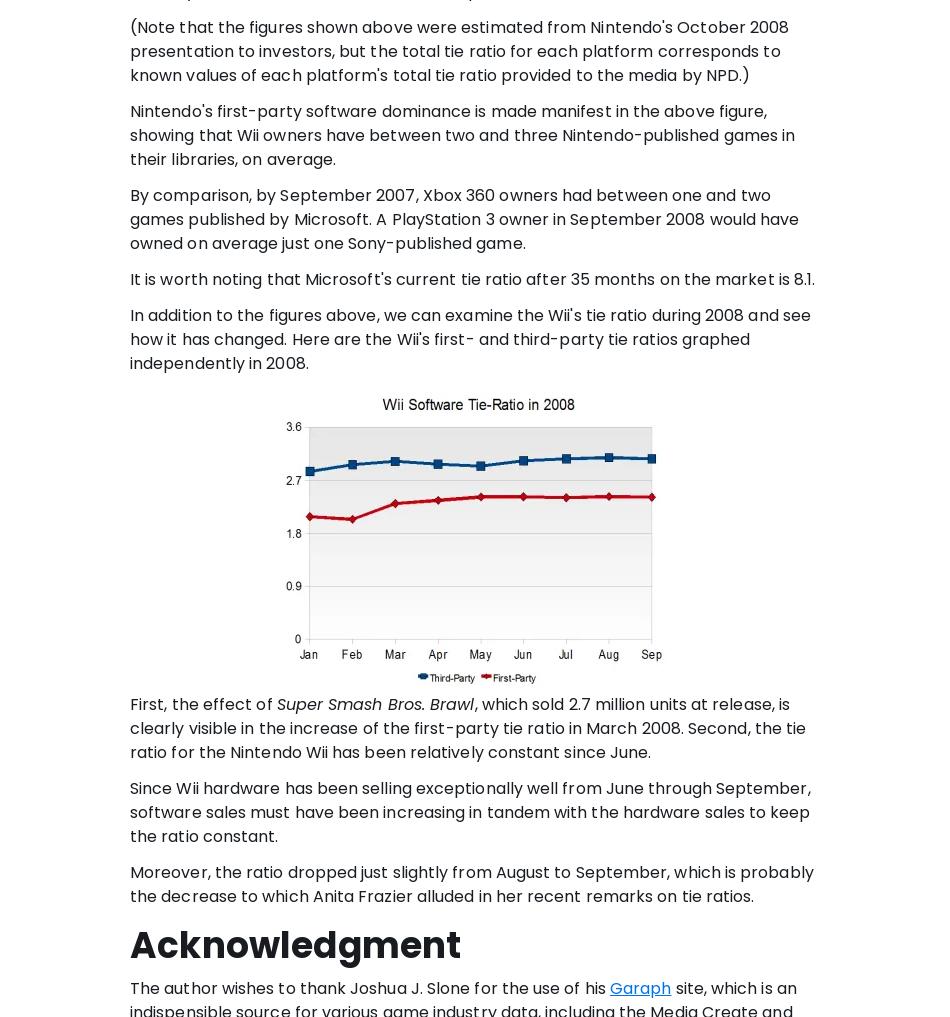 This screenshot has height=1017, width=950. What do you see at coordinates (640, 987) in the screenshot?
I see `'Garaph'` at bounding box center [640, 987].